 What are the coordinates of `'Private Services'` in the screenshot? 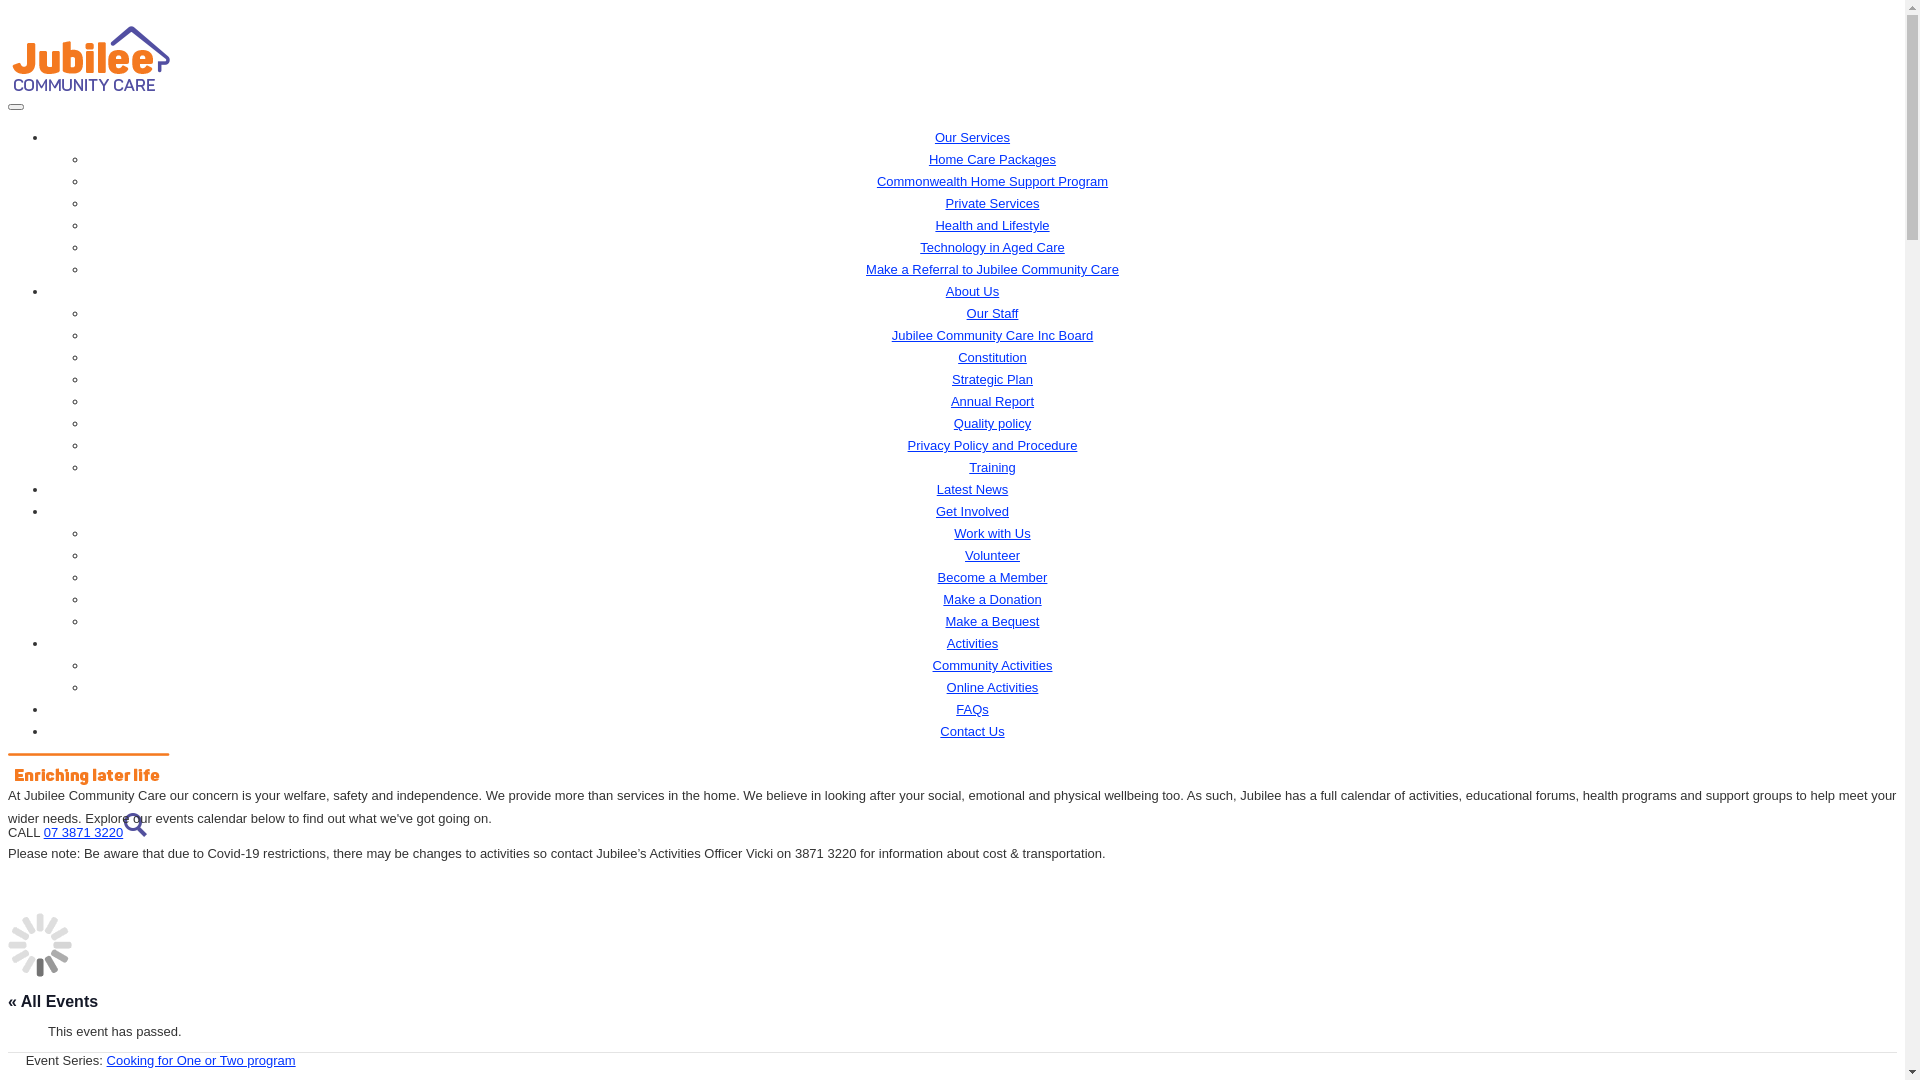 It's located at (939, 203).